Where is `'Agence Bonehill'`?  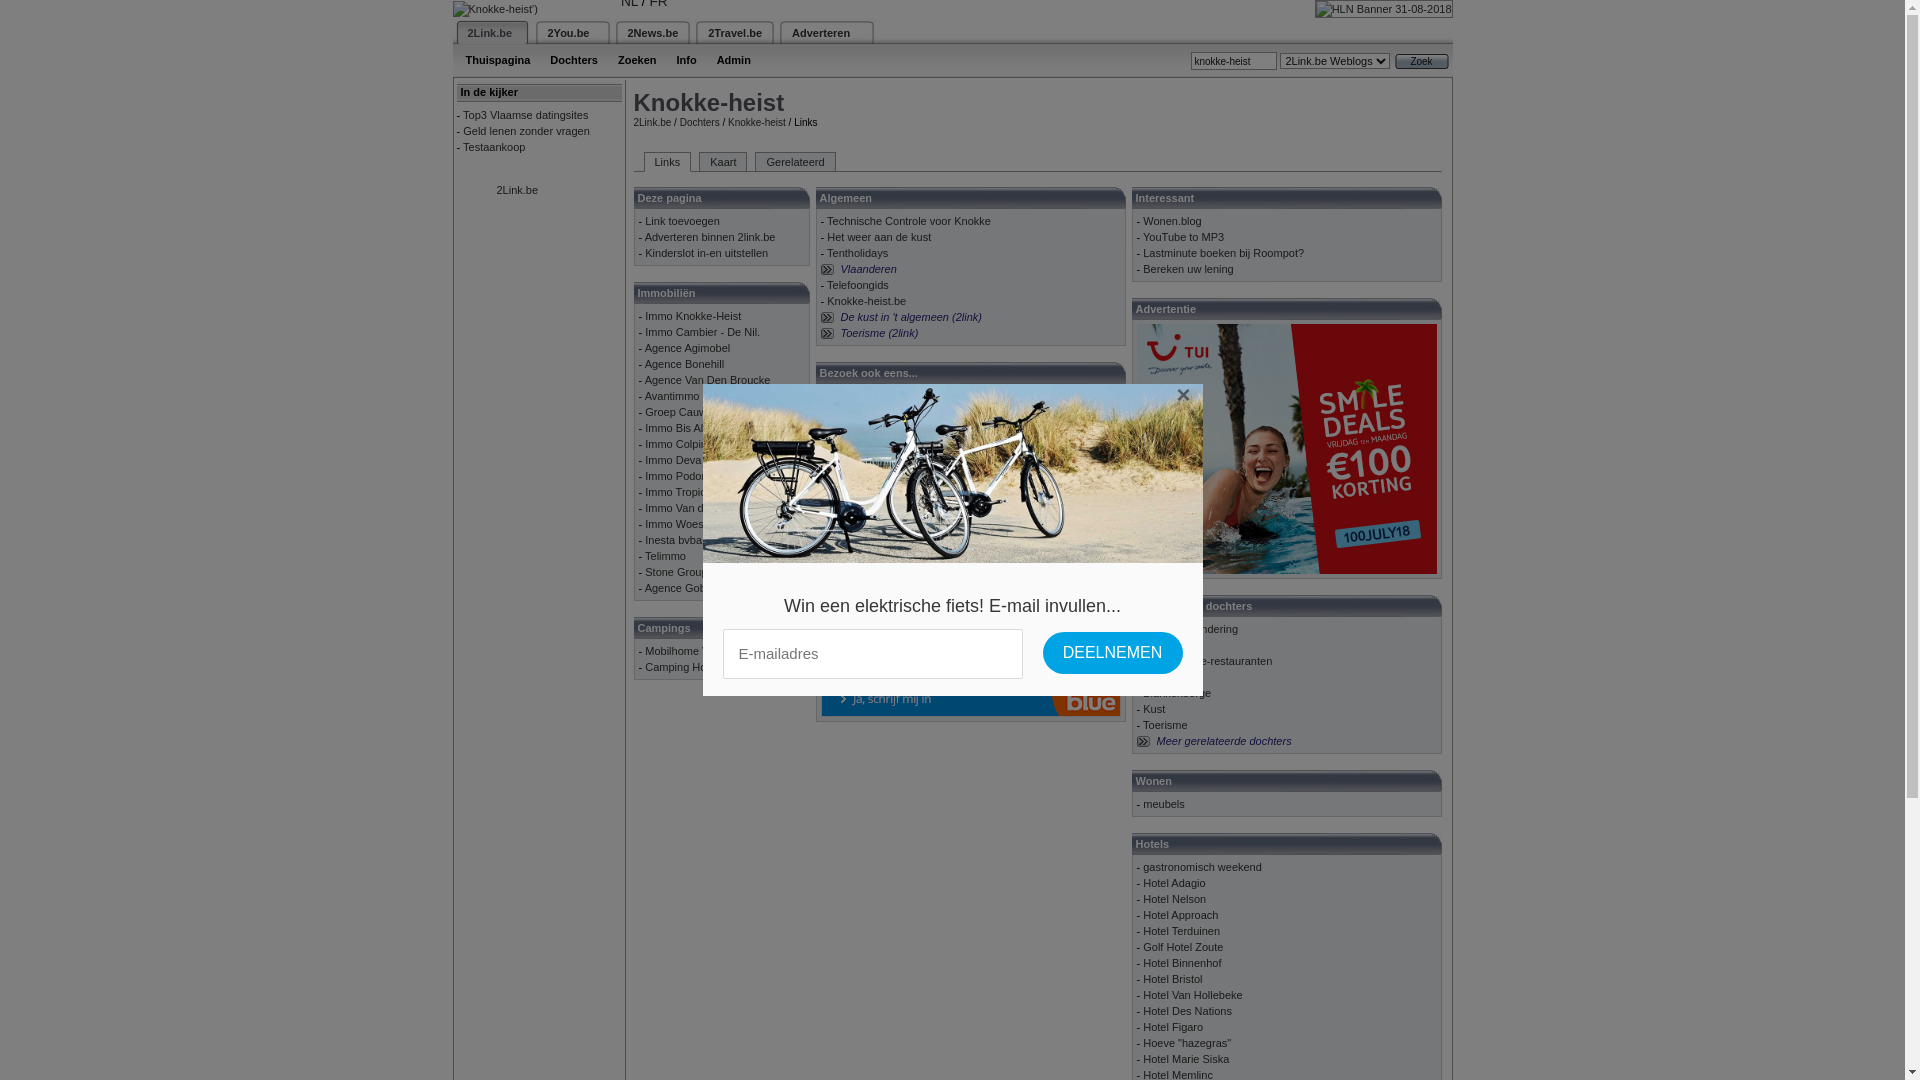 'Agence Bonehill' is located at coordinates (685, 363).